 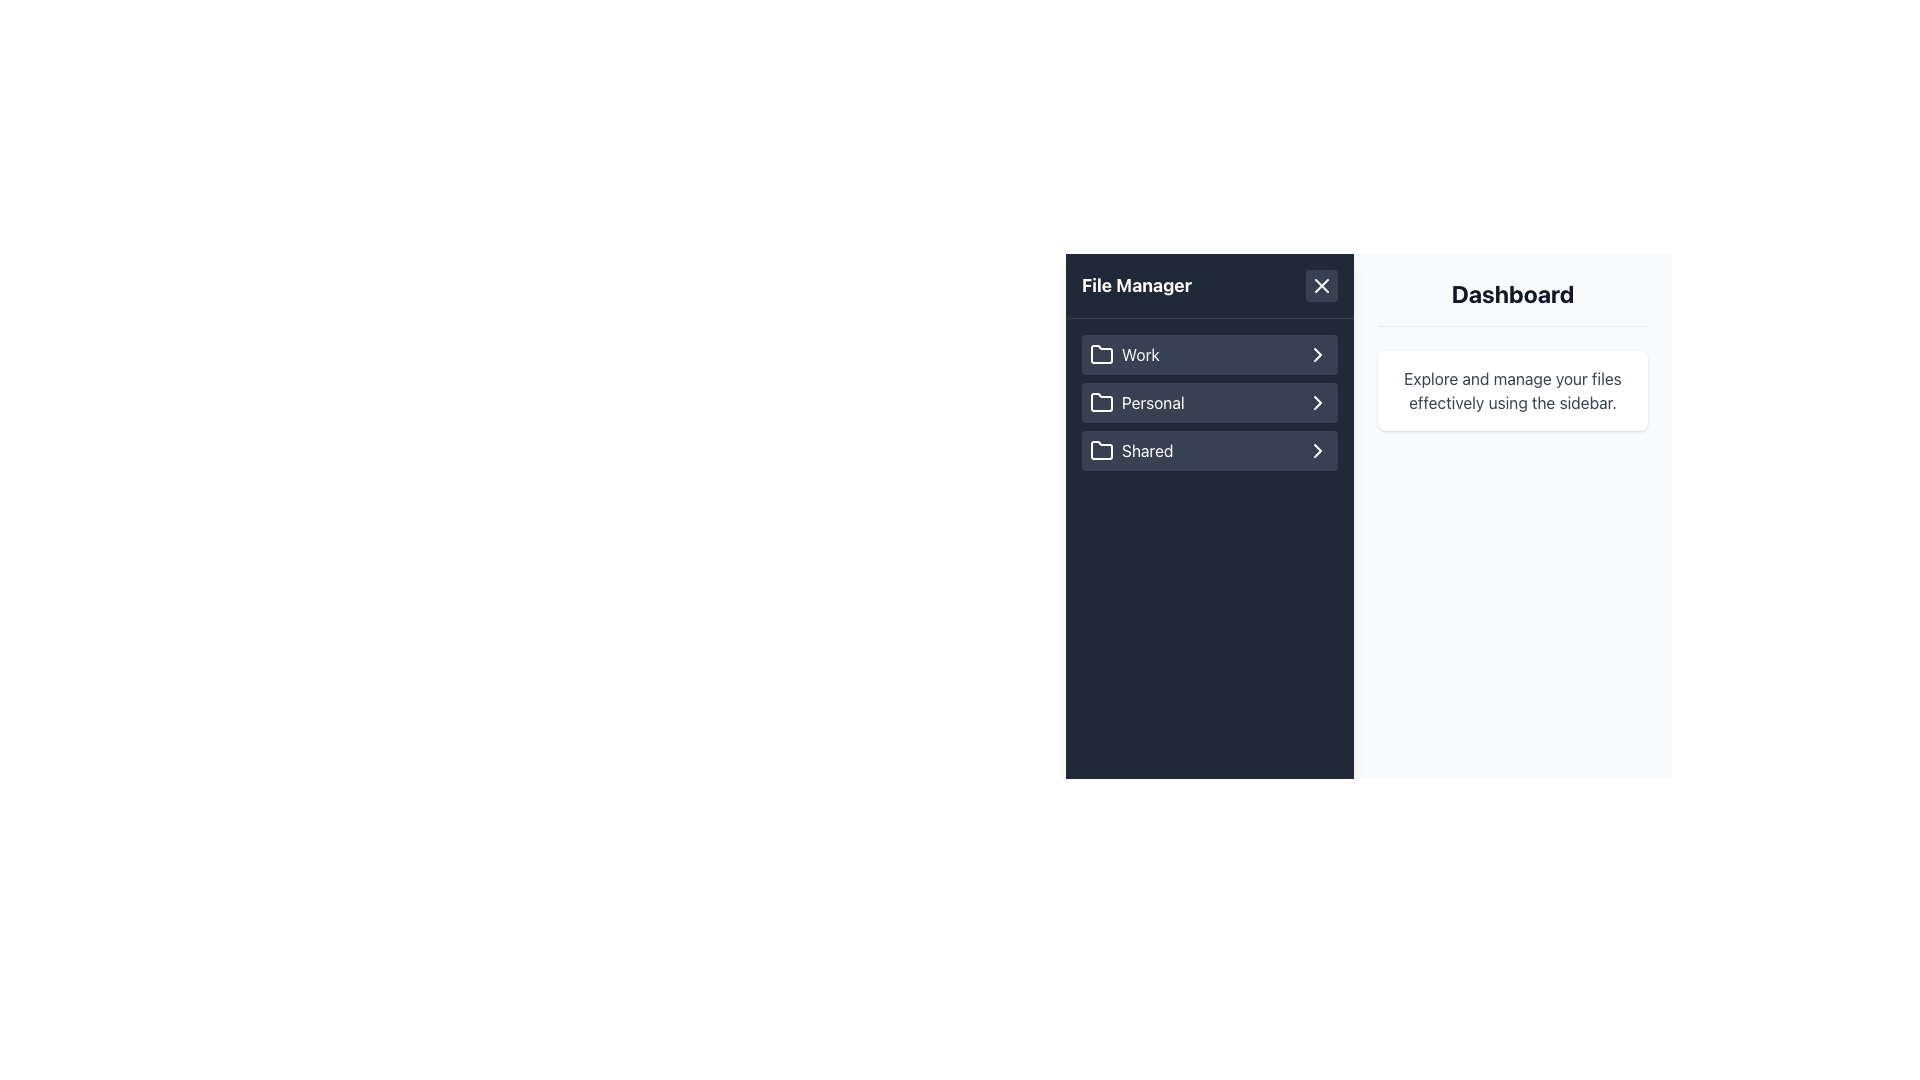 What do you see at coordinates (1137, 402) in the screenshot?
I see `the 'Personal' navigation link in the sidebar` at bounding box center [1137, 402].